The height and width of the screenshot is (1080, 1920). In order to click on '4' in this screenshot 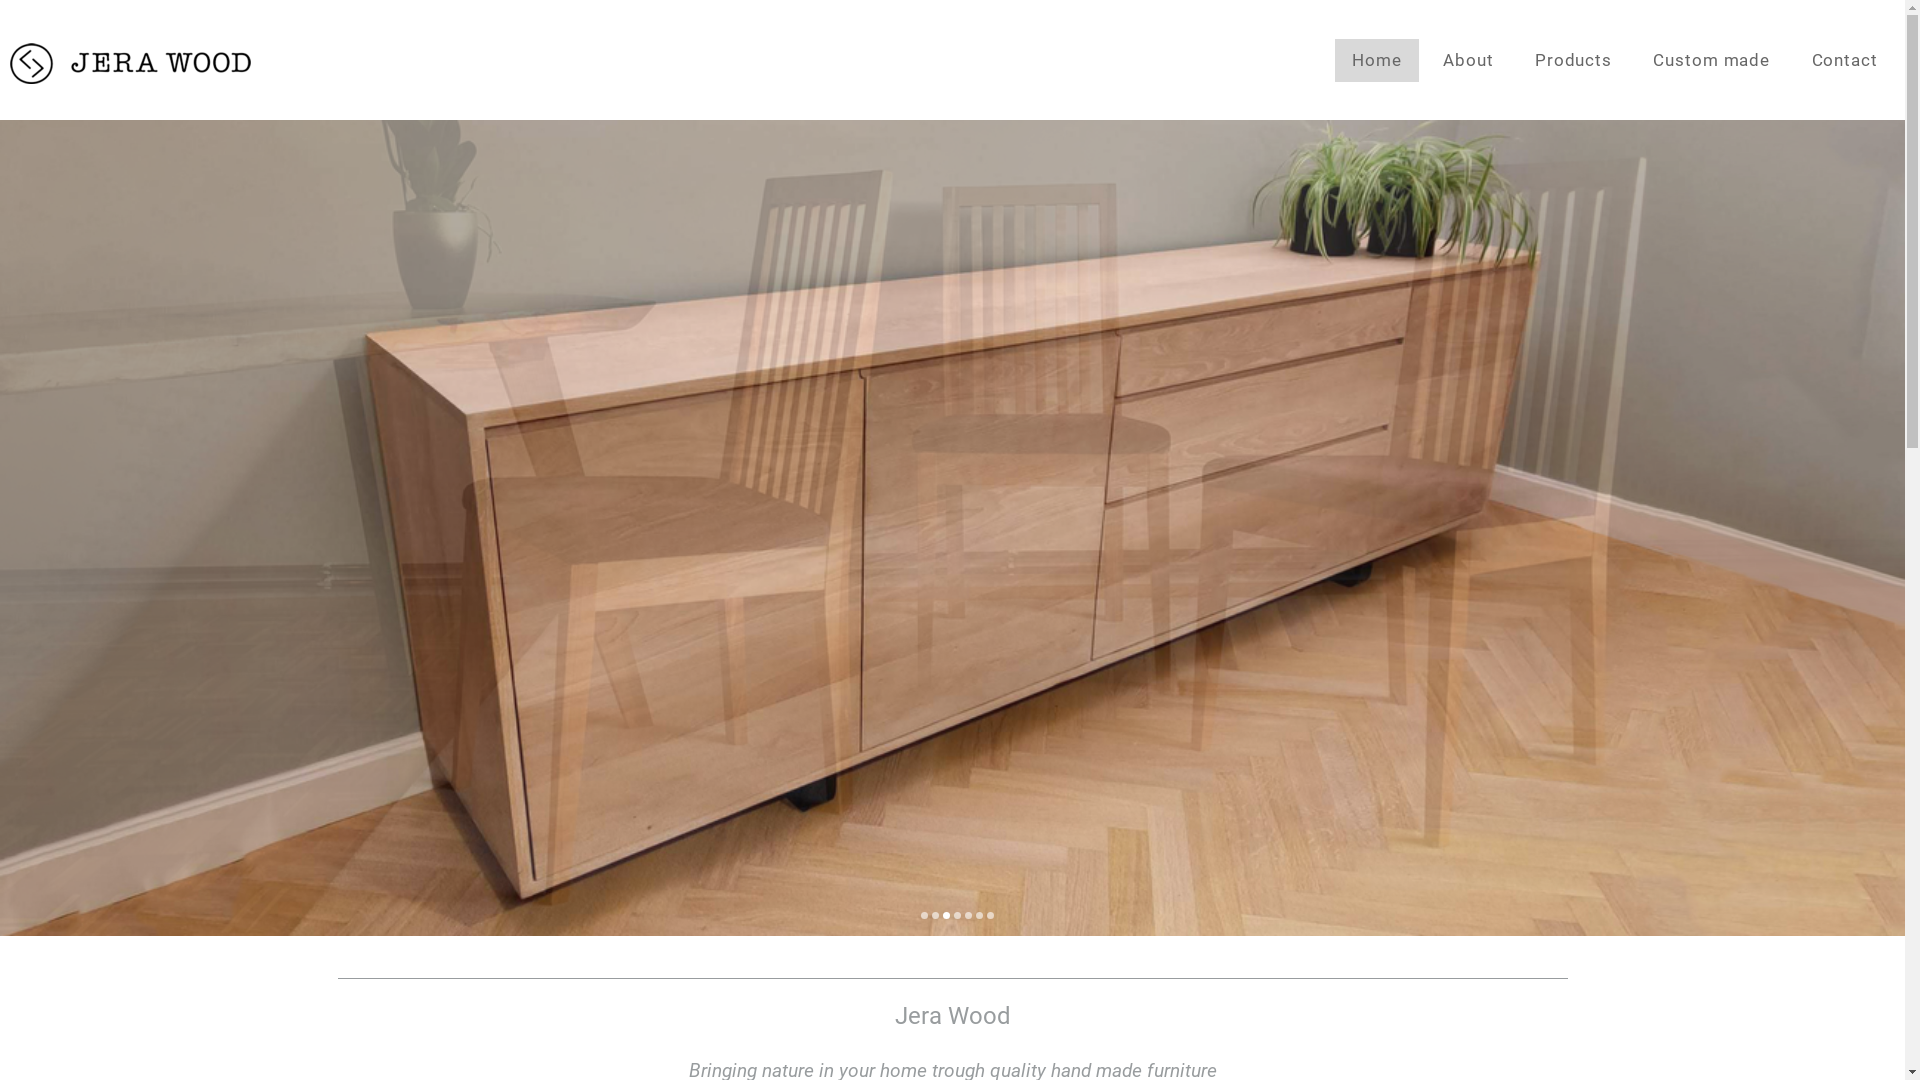, I will do `click(956, 916)`.